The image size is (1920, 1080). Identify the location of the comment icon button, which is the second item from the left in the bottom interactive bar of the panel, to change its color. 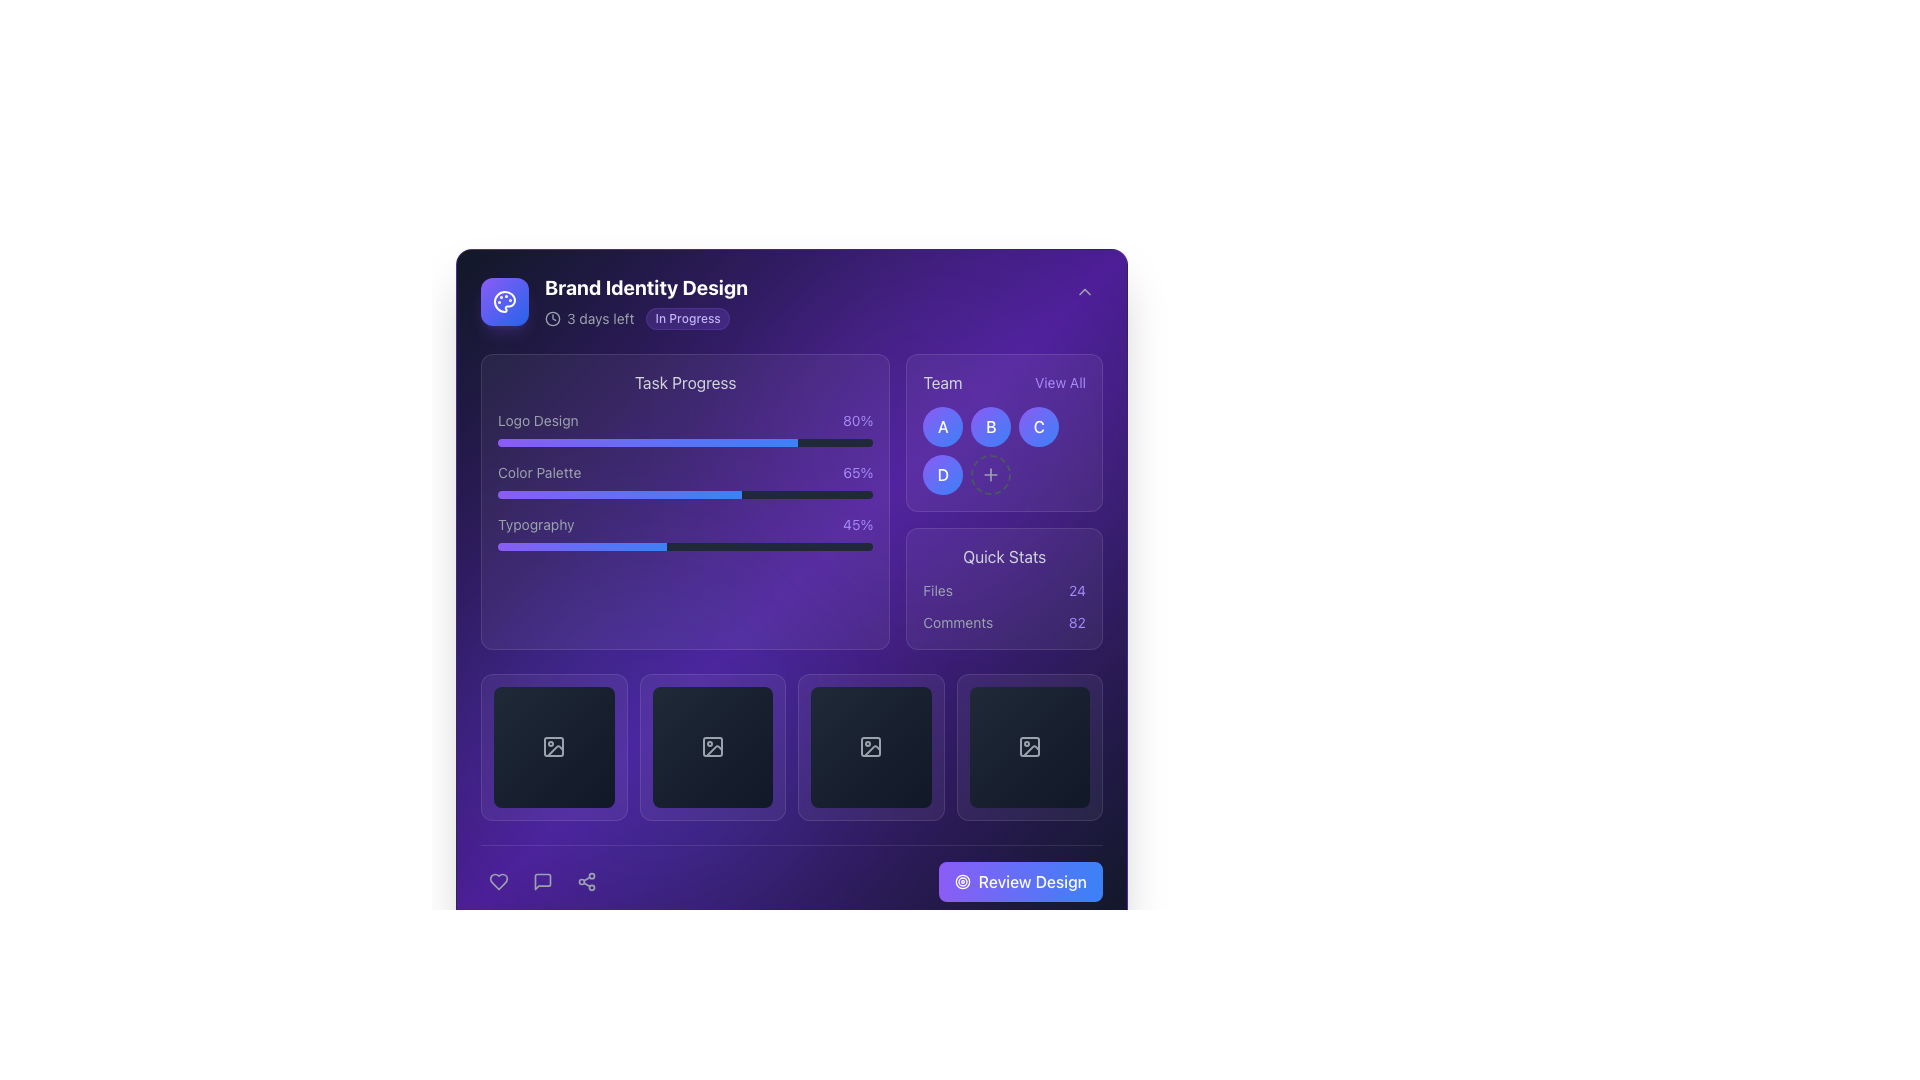
(542, 879).